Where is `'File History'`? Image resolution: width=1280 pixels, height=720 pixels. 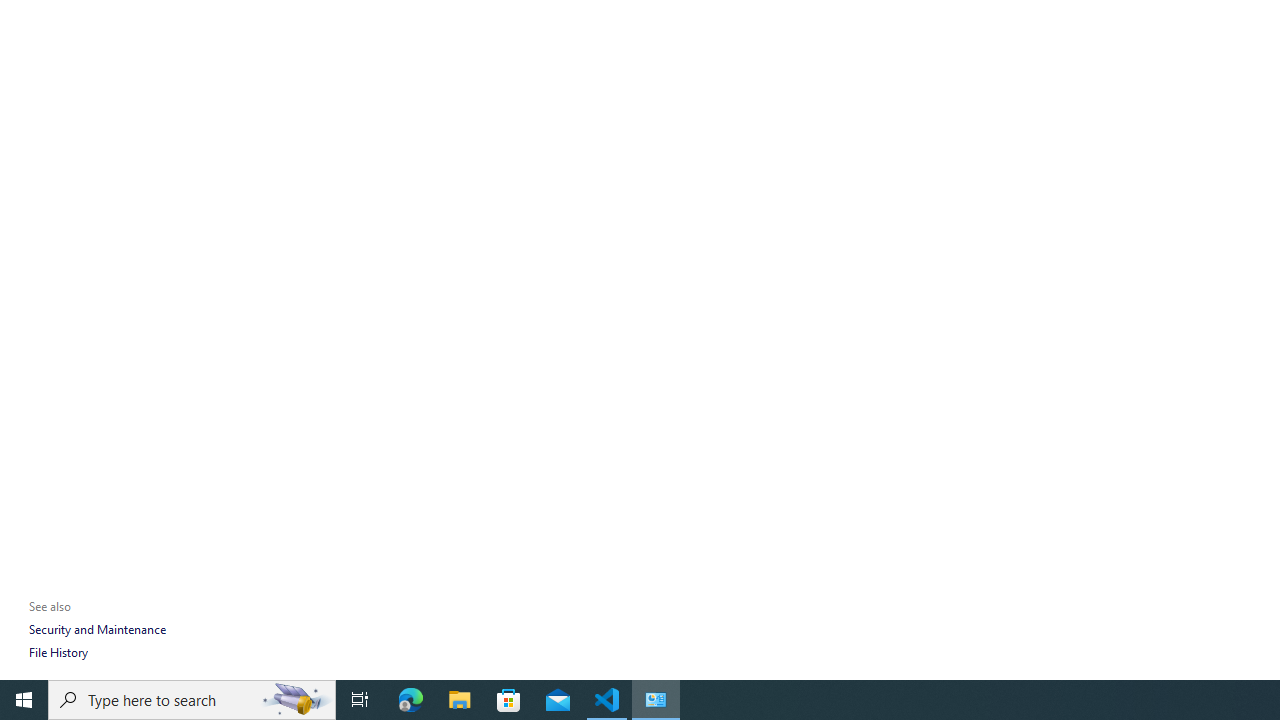 'File History' is located at coordinates (58, 652).